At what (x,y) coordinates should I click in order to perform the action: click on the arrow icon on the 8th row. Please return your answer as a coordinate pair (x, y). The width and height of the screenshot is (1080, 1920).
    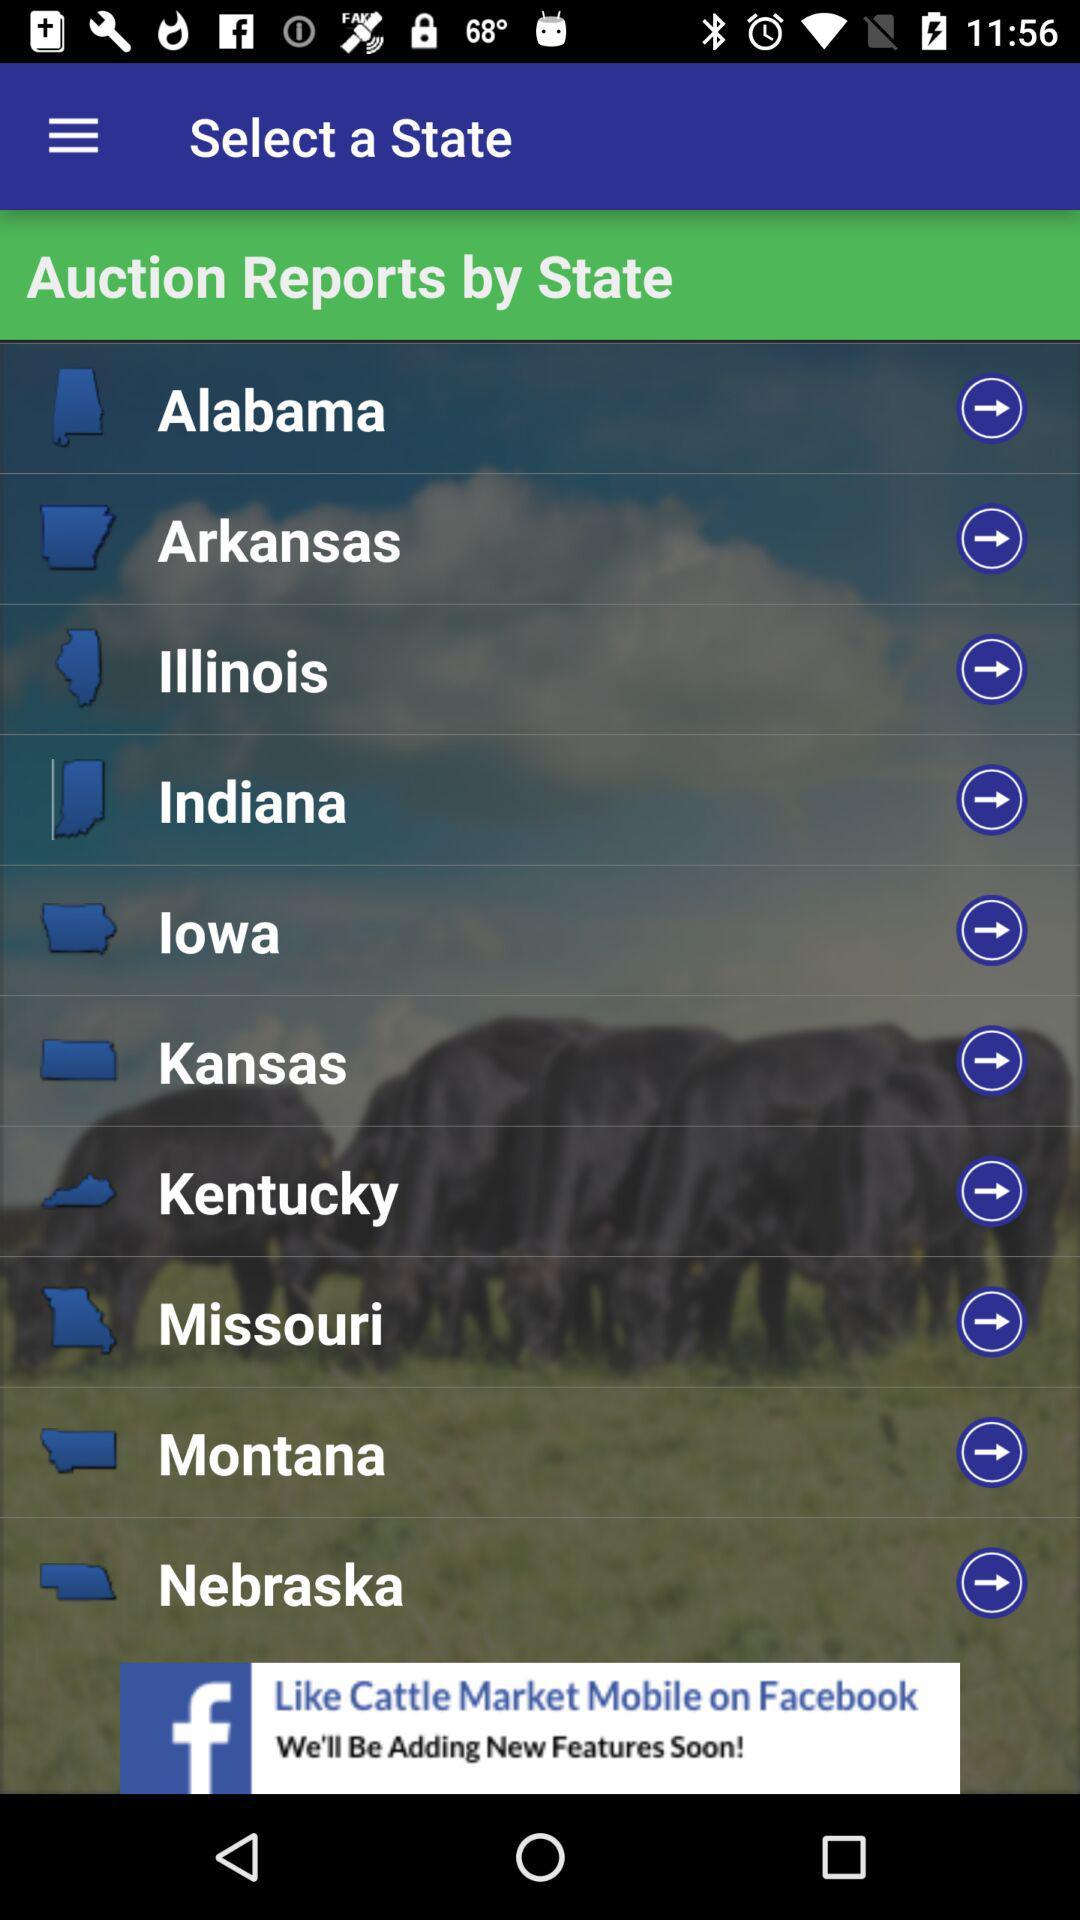
    Looking at the image, I should click on (991, 1452).